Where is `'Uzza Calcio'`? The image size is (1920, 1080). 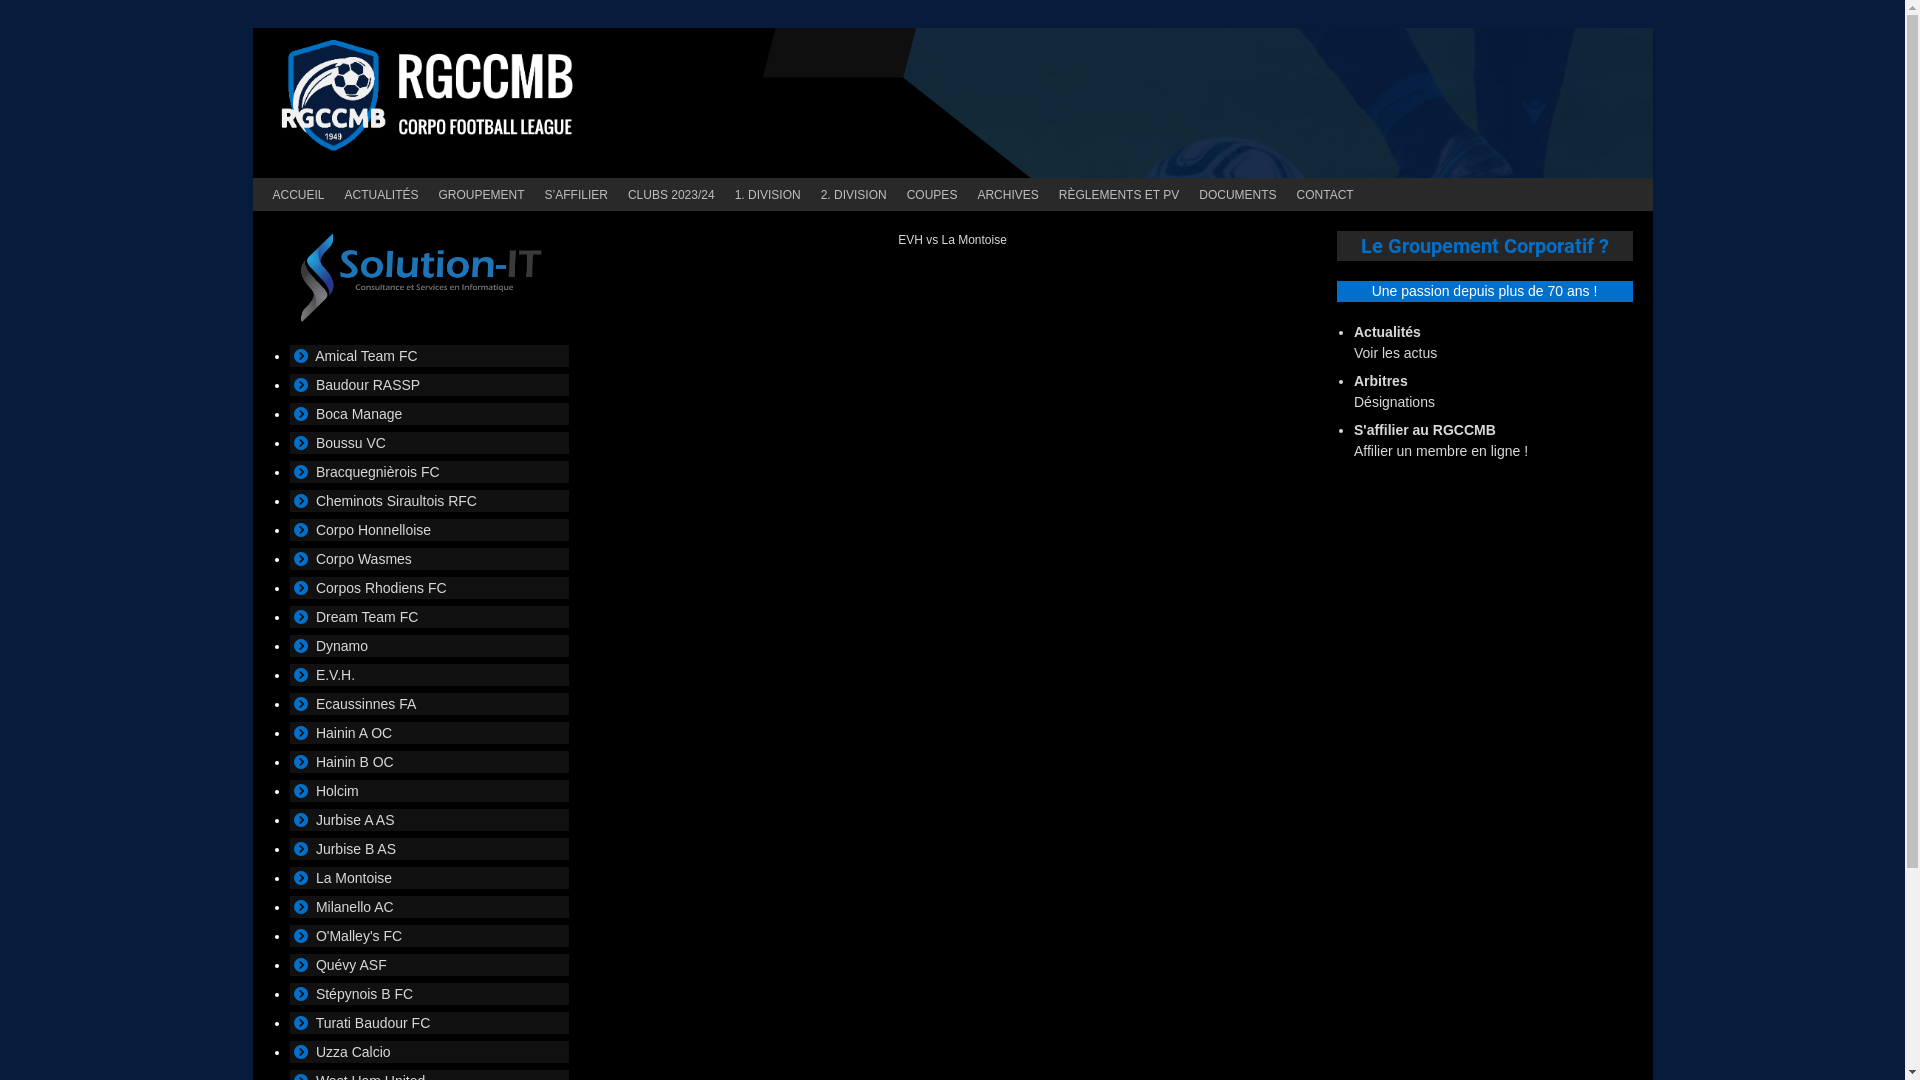 'Uzza Calcio' is located at coordinates (353, 1051).